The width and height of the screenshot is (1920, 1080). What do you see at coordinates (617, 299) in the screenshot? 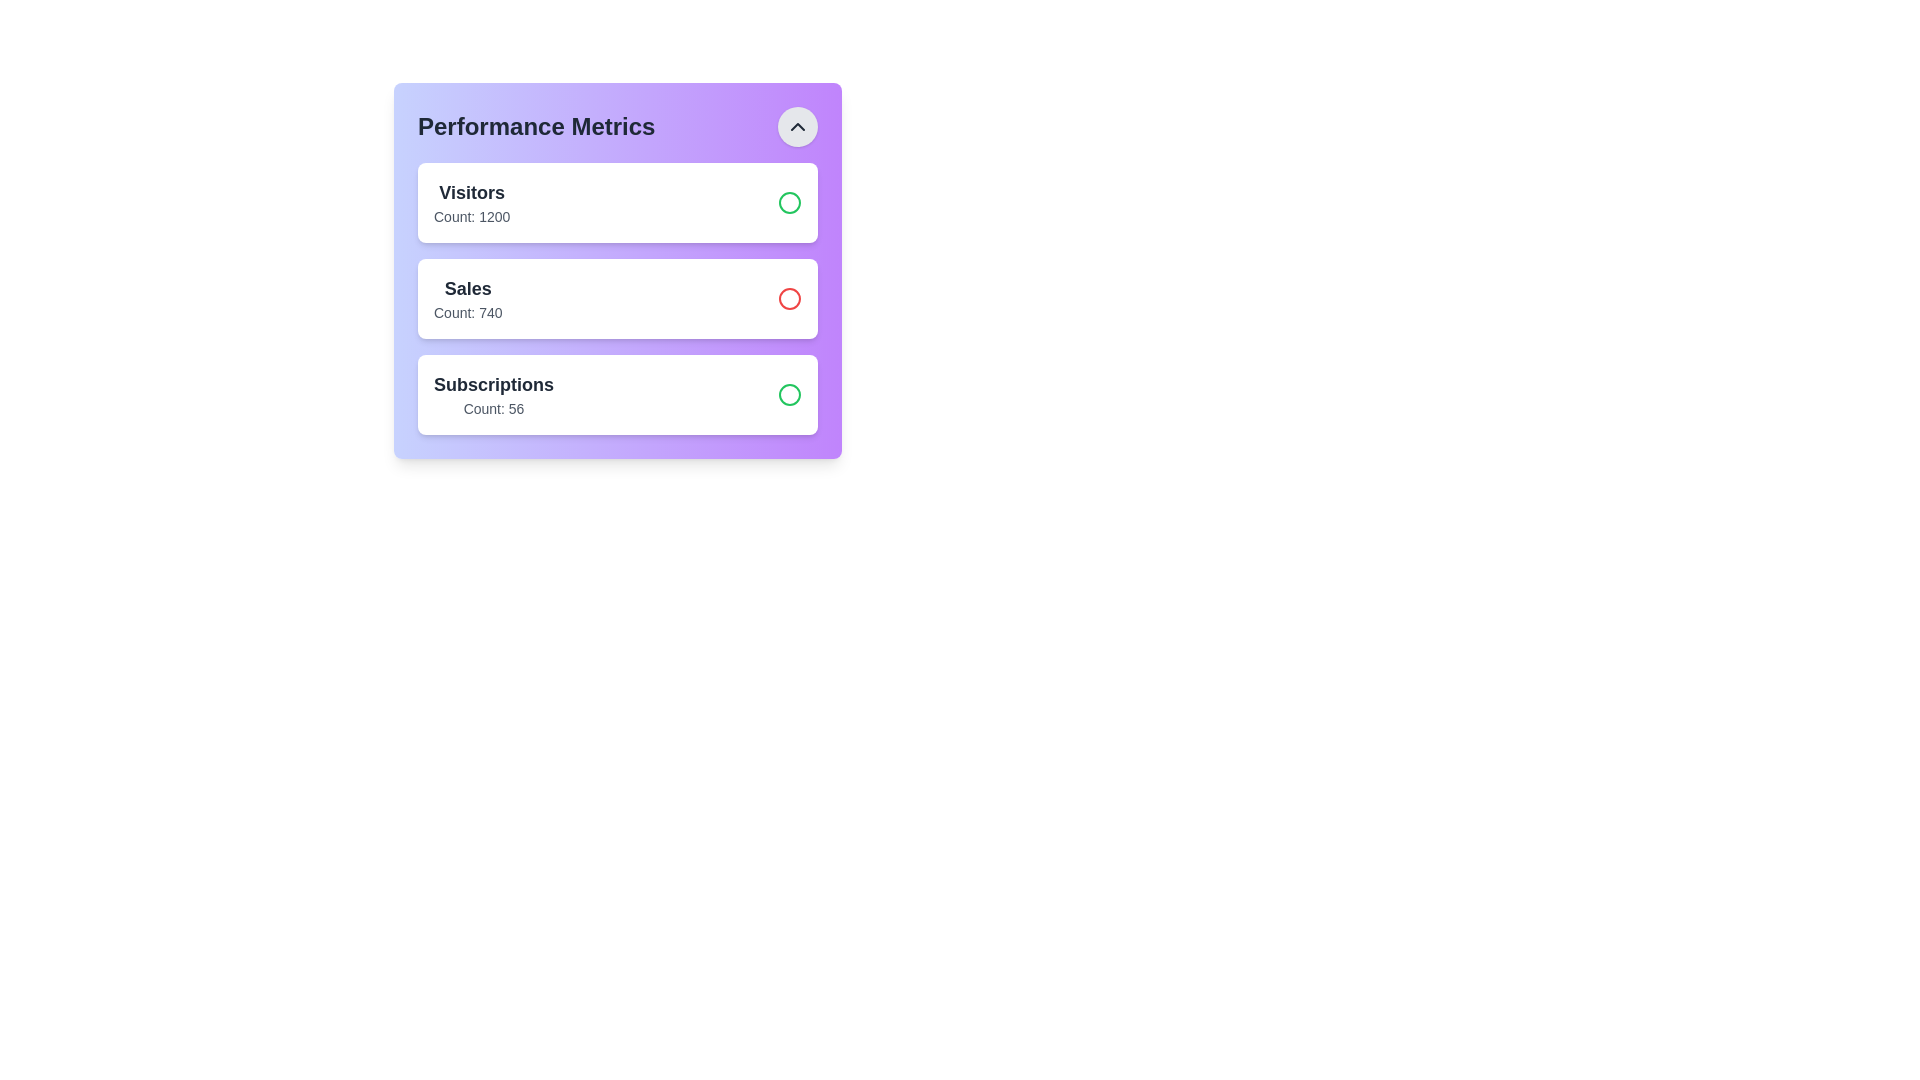
I see `the stat item for Sales` at bounding box center [617, 299].